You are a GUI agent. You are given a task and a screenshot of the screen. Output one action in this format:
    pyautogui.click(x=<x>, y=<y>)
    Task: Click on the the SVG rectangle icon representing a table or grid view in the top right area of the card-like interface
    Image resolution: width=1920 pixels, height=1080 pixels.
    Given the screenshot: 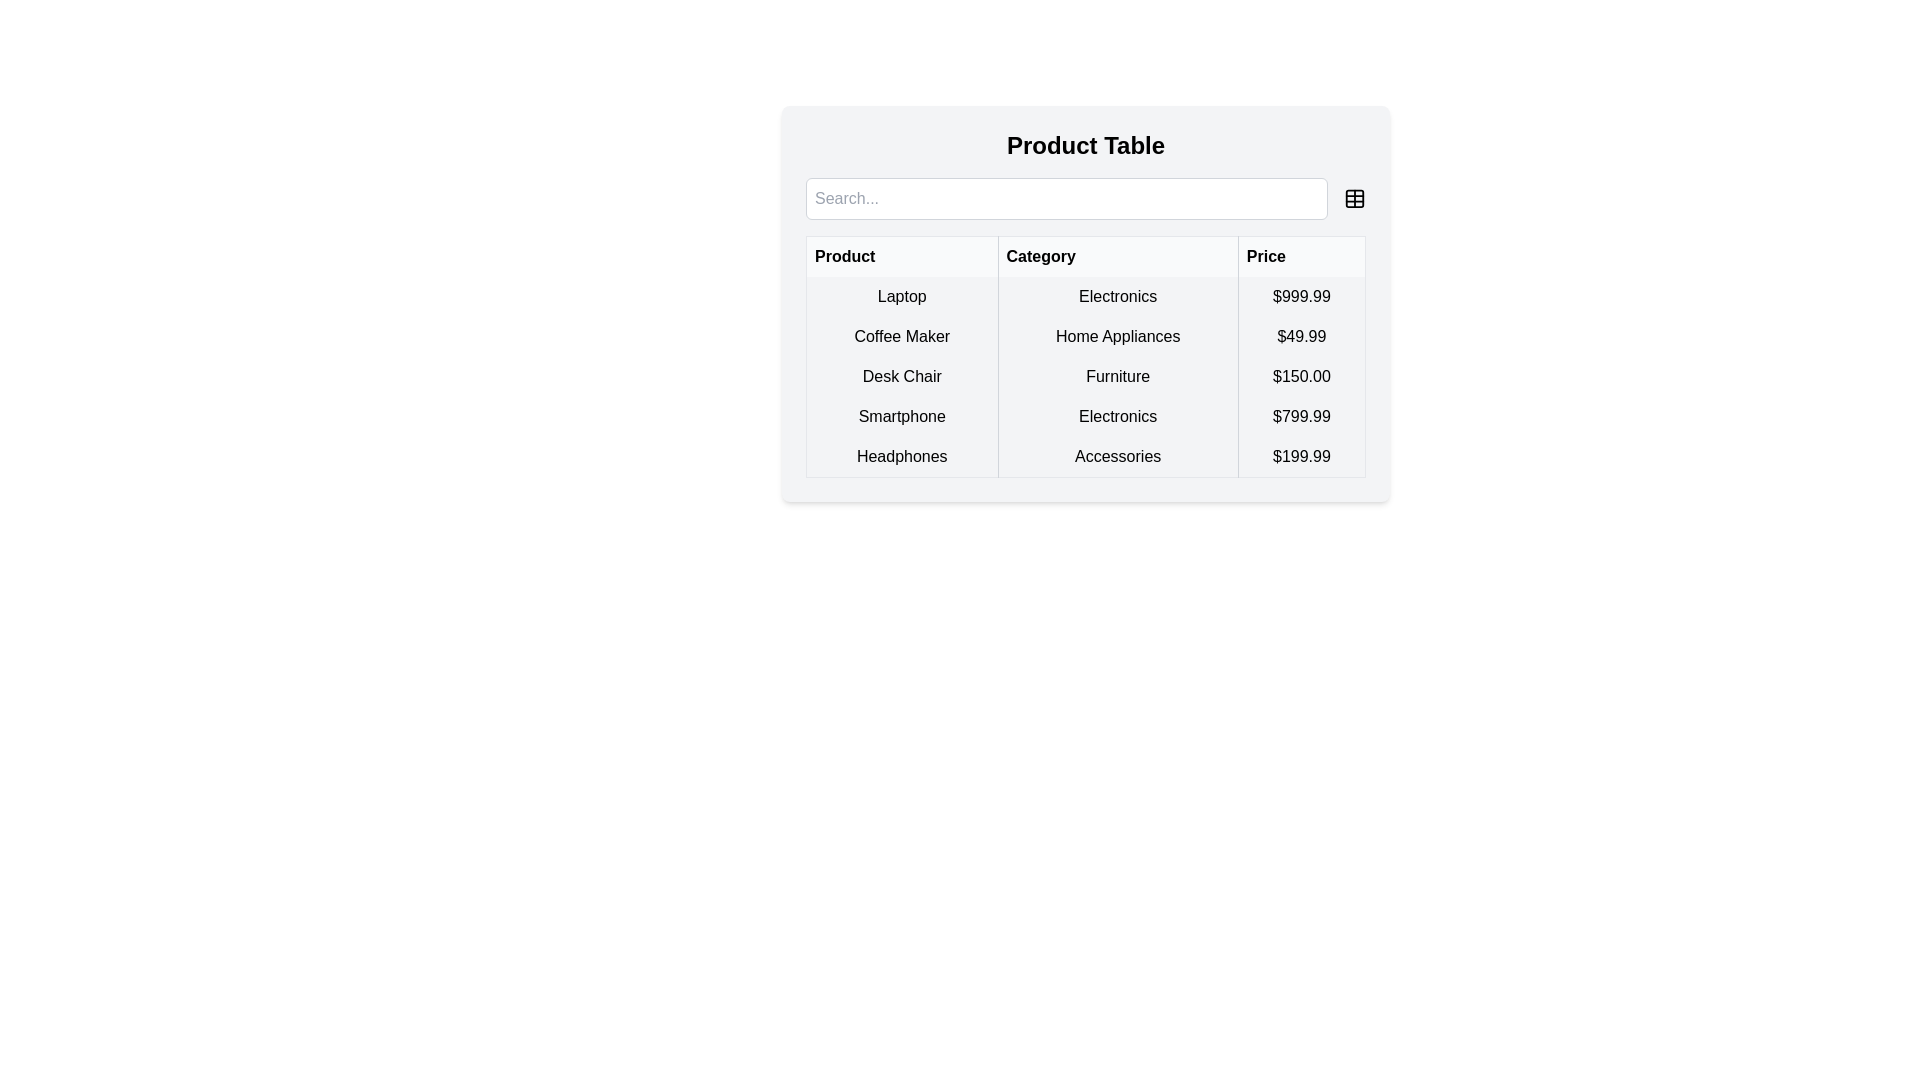 What is the action you would take?
    pyautogui.click(x=1354, y=199)
    